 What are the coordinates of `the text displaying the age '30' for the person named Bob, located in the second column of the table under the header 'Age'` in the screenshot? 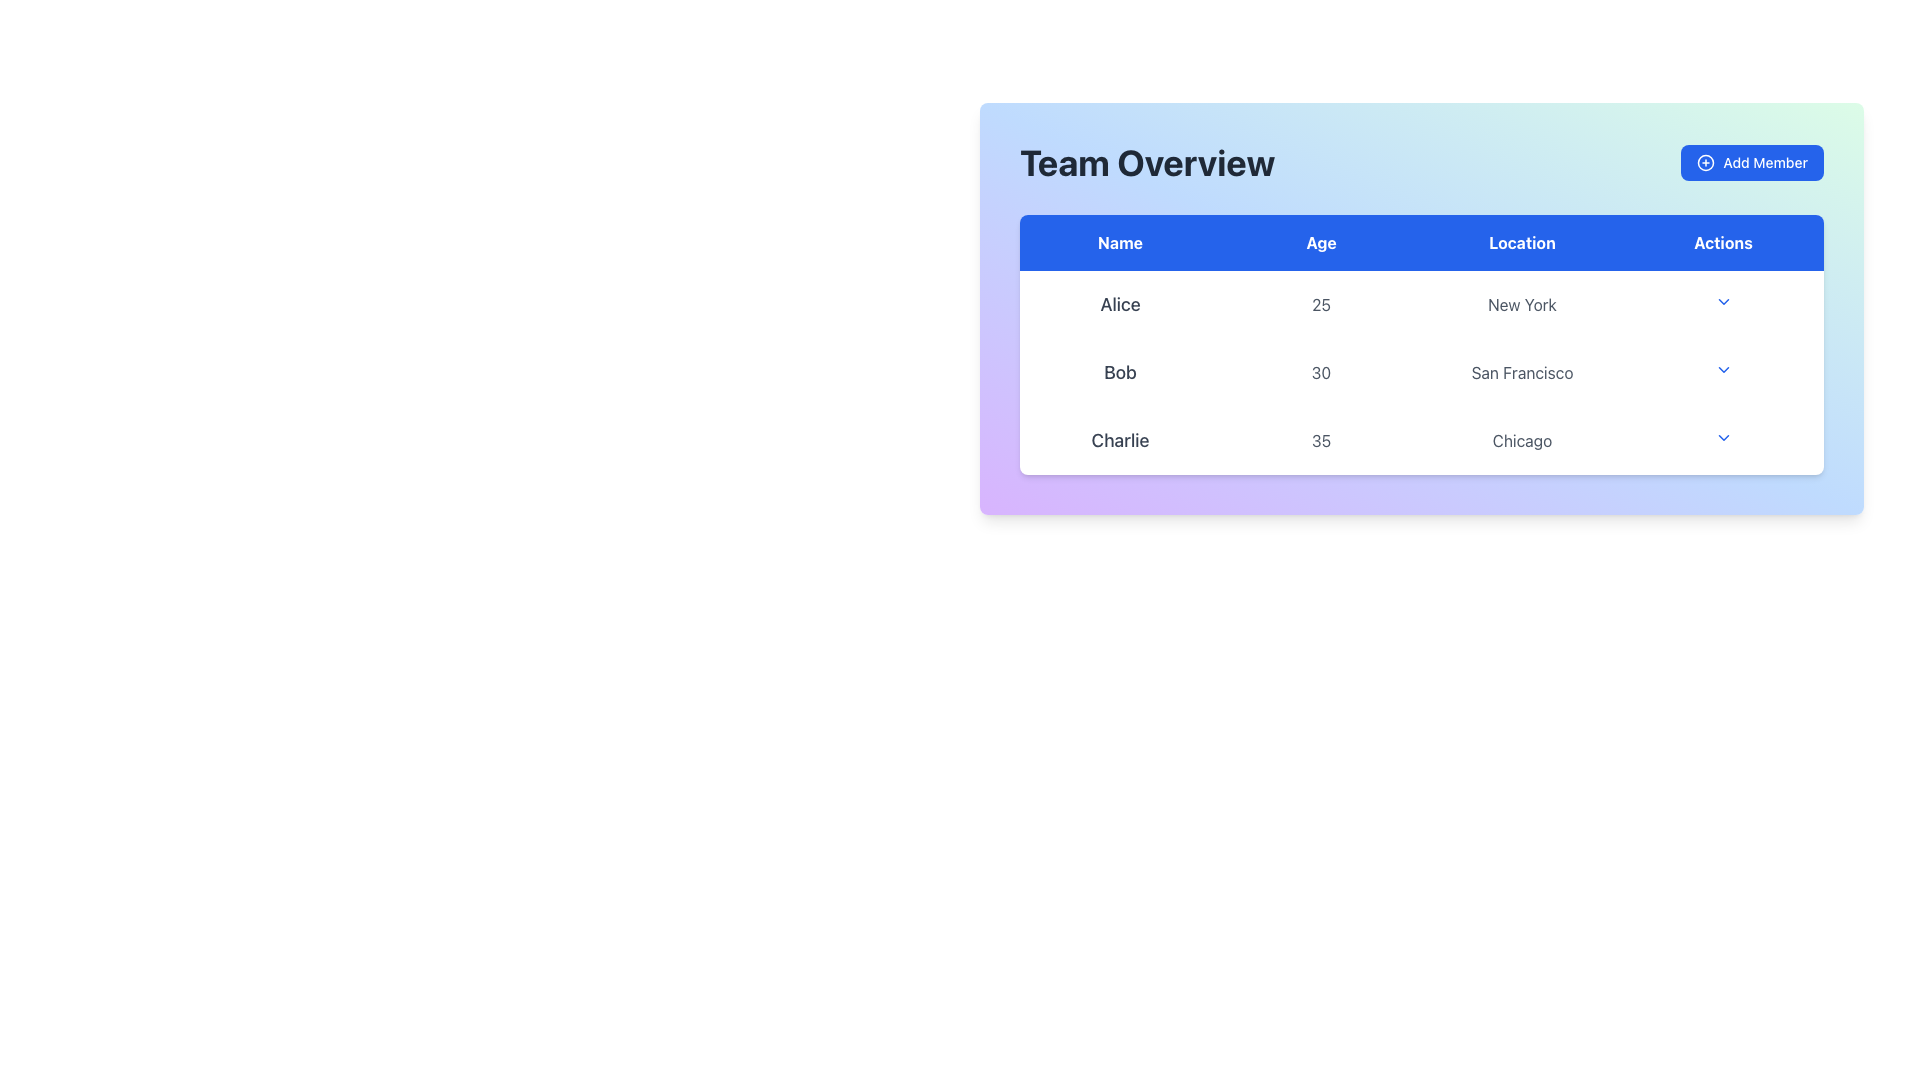 It's located at (1321, 373).